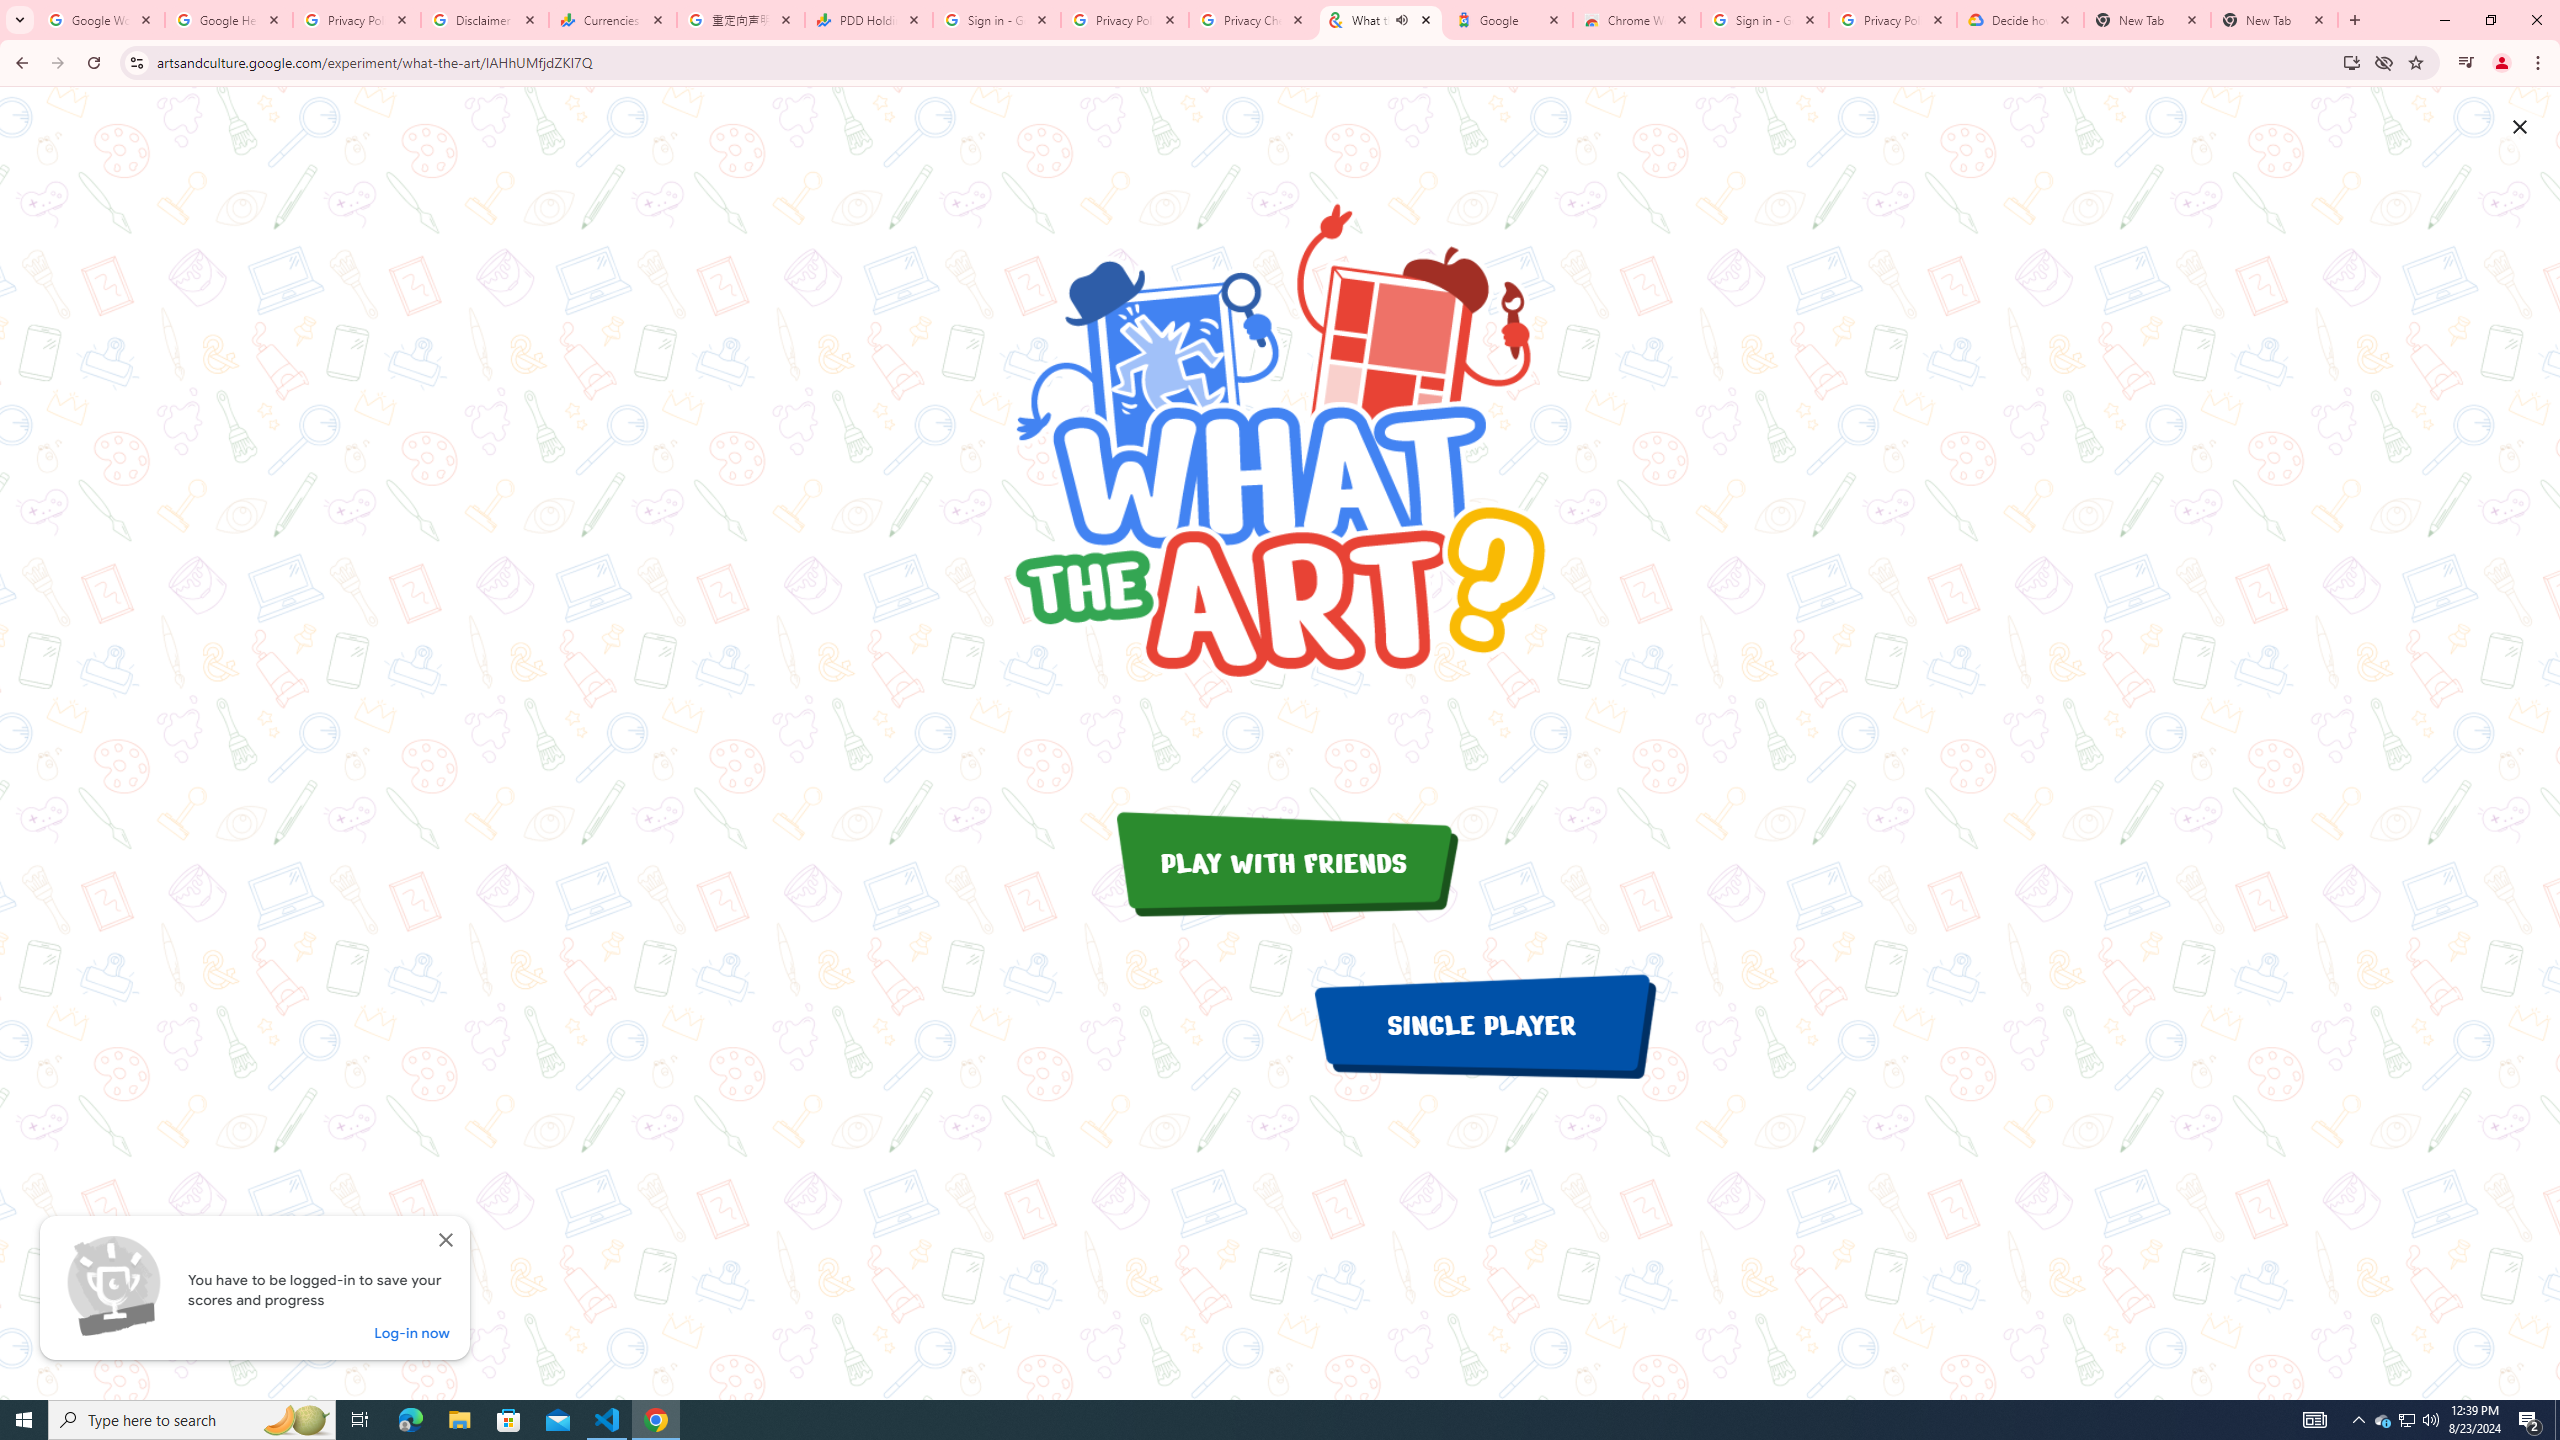 Image resolution: width=2560 pixels, height=1440 pixels. Describe the element at coordinates (1508, 19) in the screenshot. I see `'Google'` at that location.